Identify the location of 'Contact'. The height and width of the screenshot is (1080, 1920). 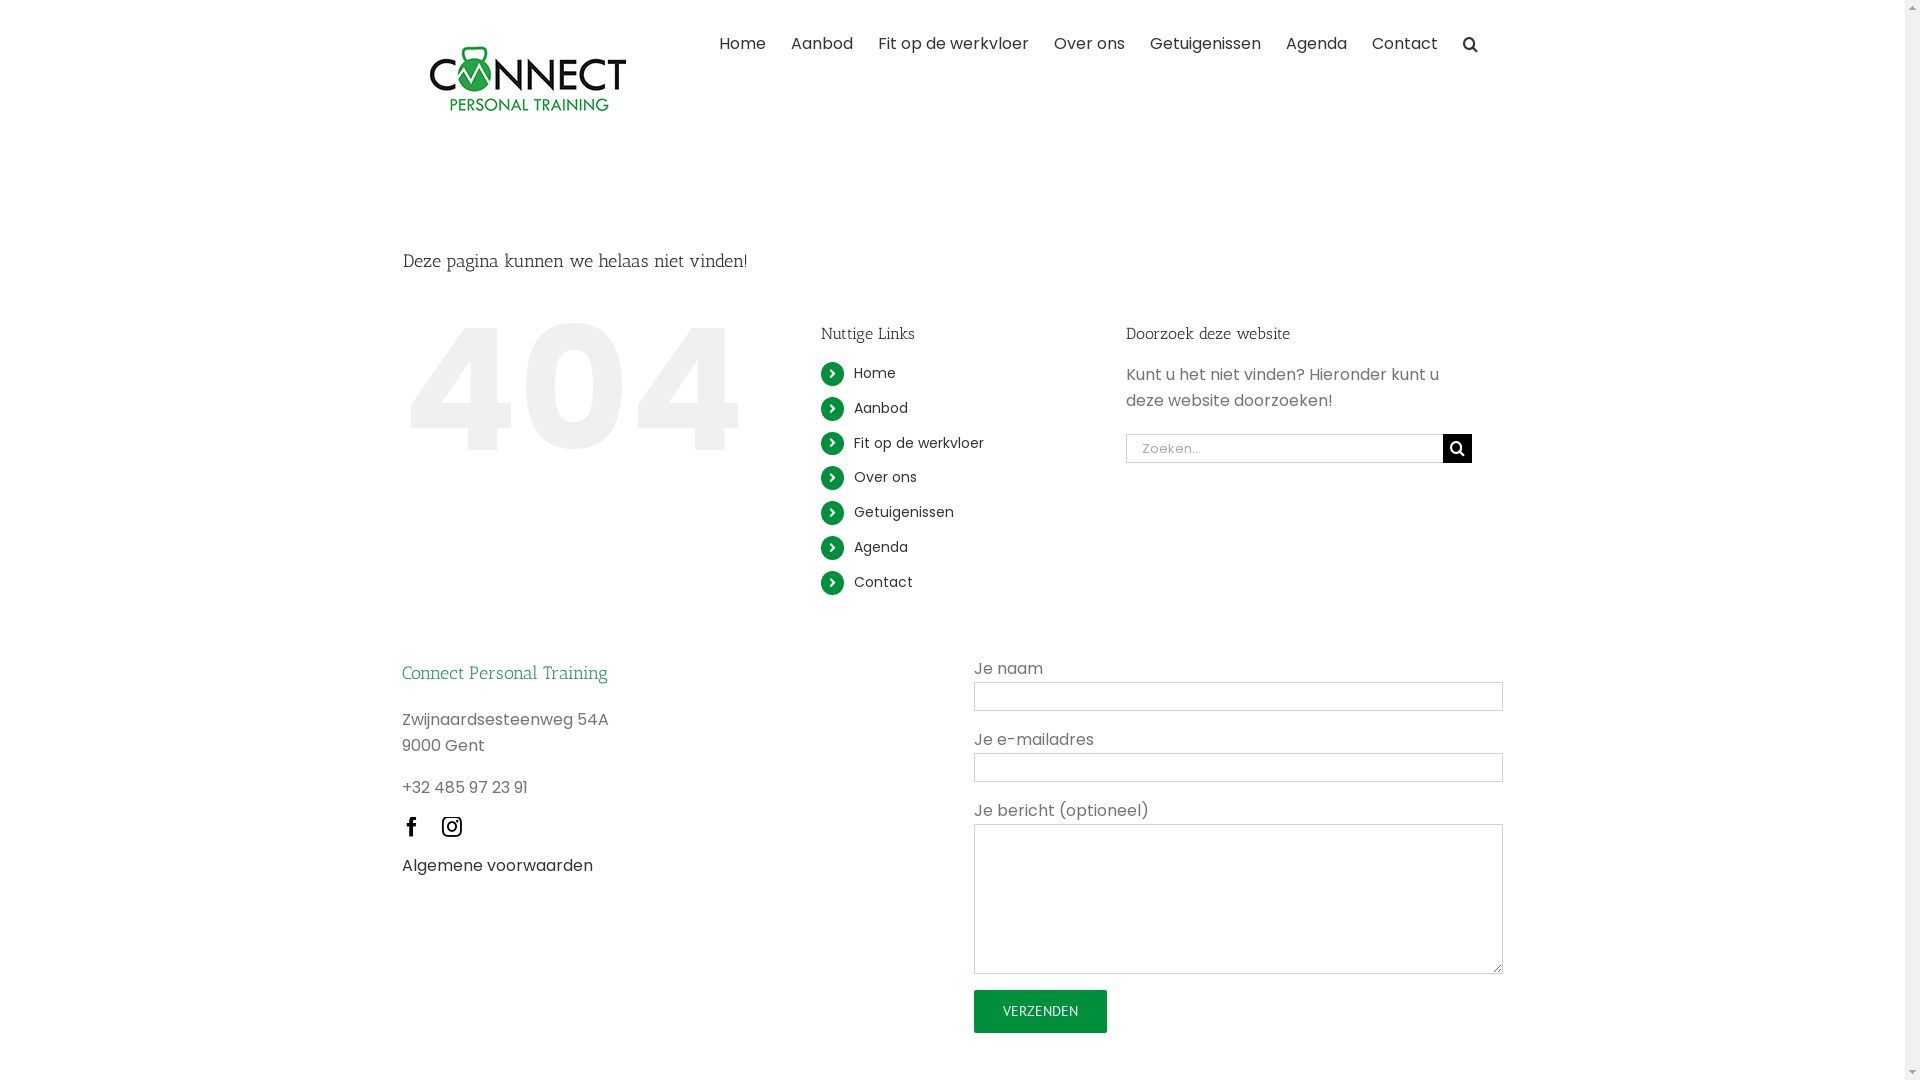
(854, 582).